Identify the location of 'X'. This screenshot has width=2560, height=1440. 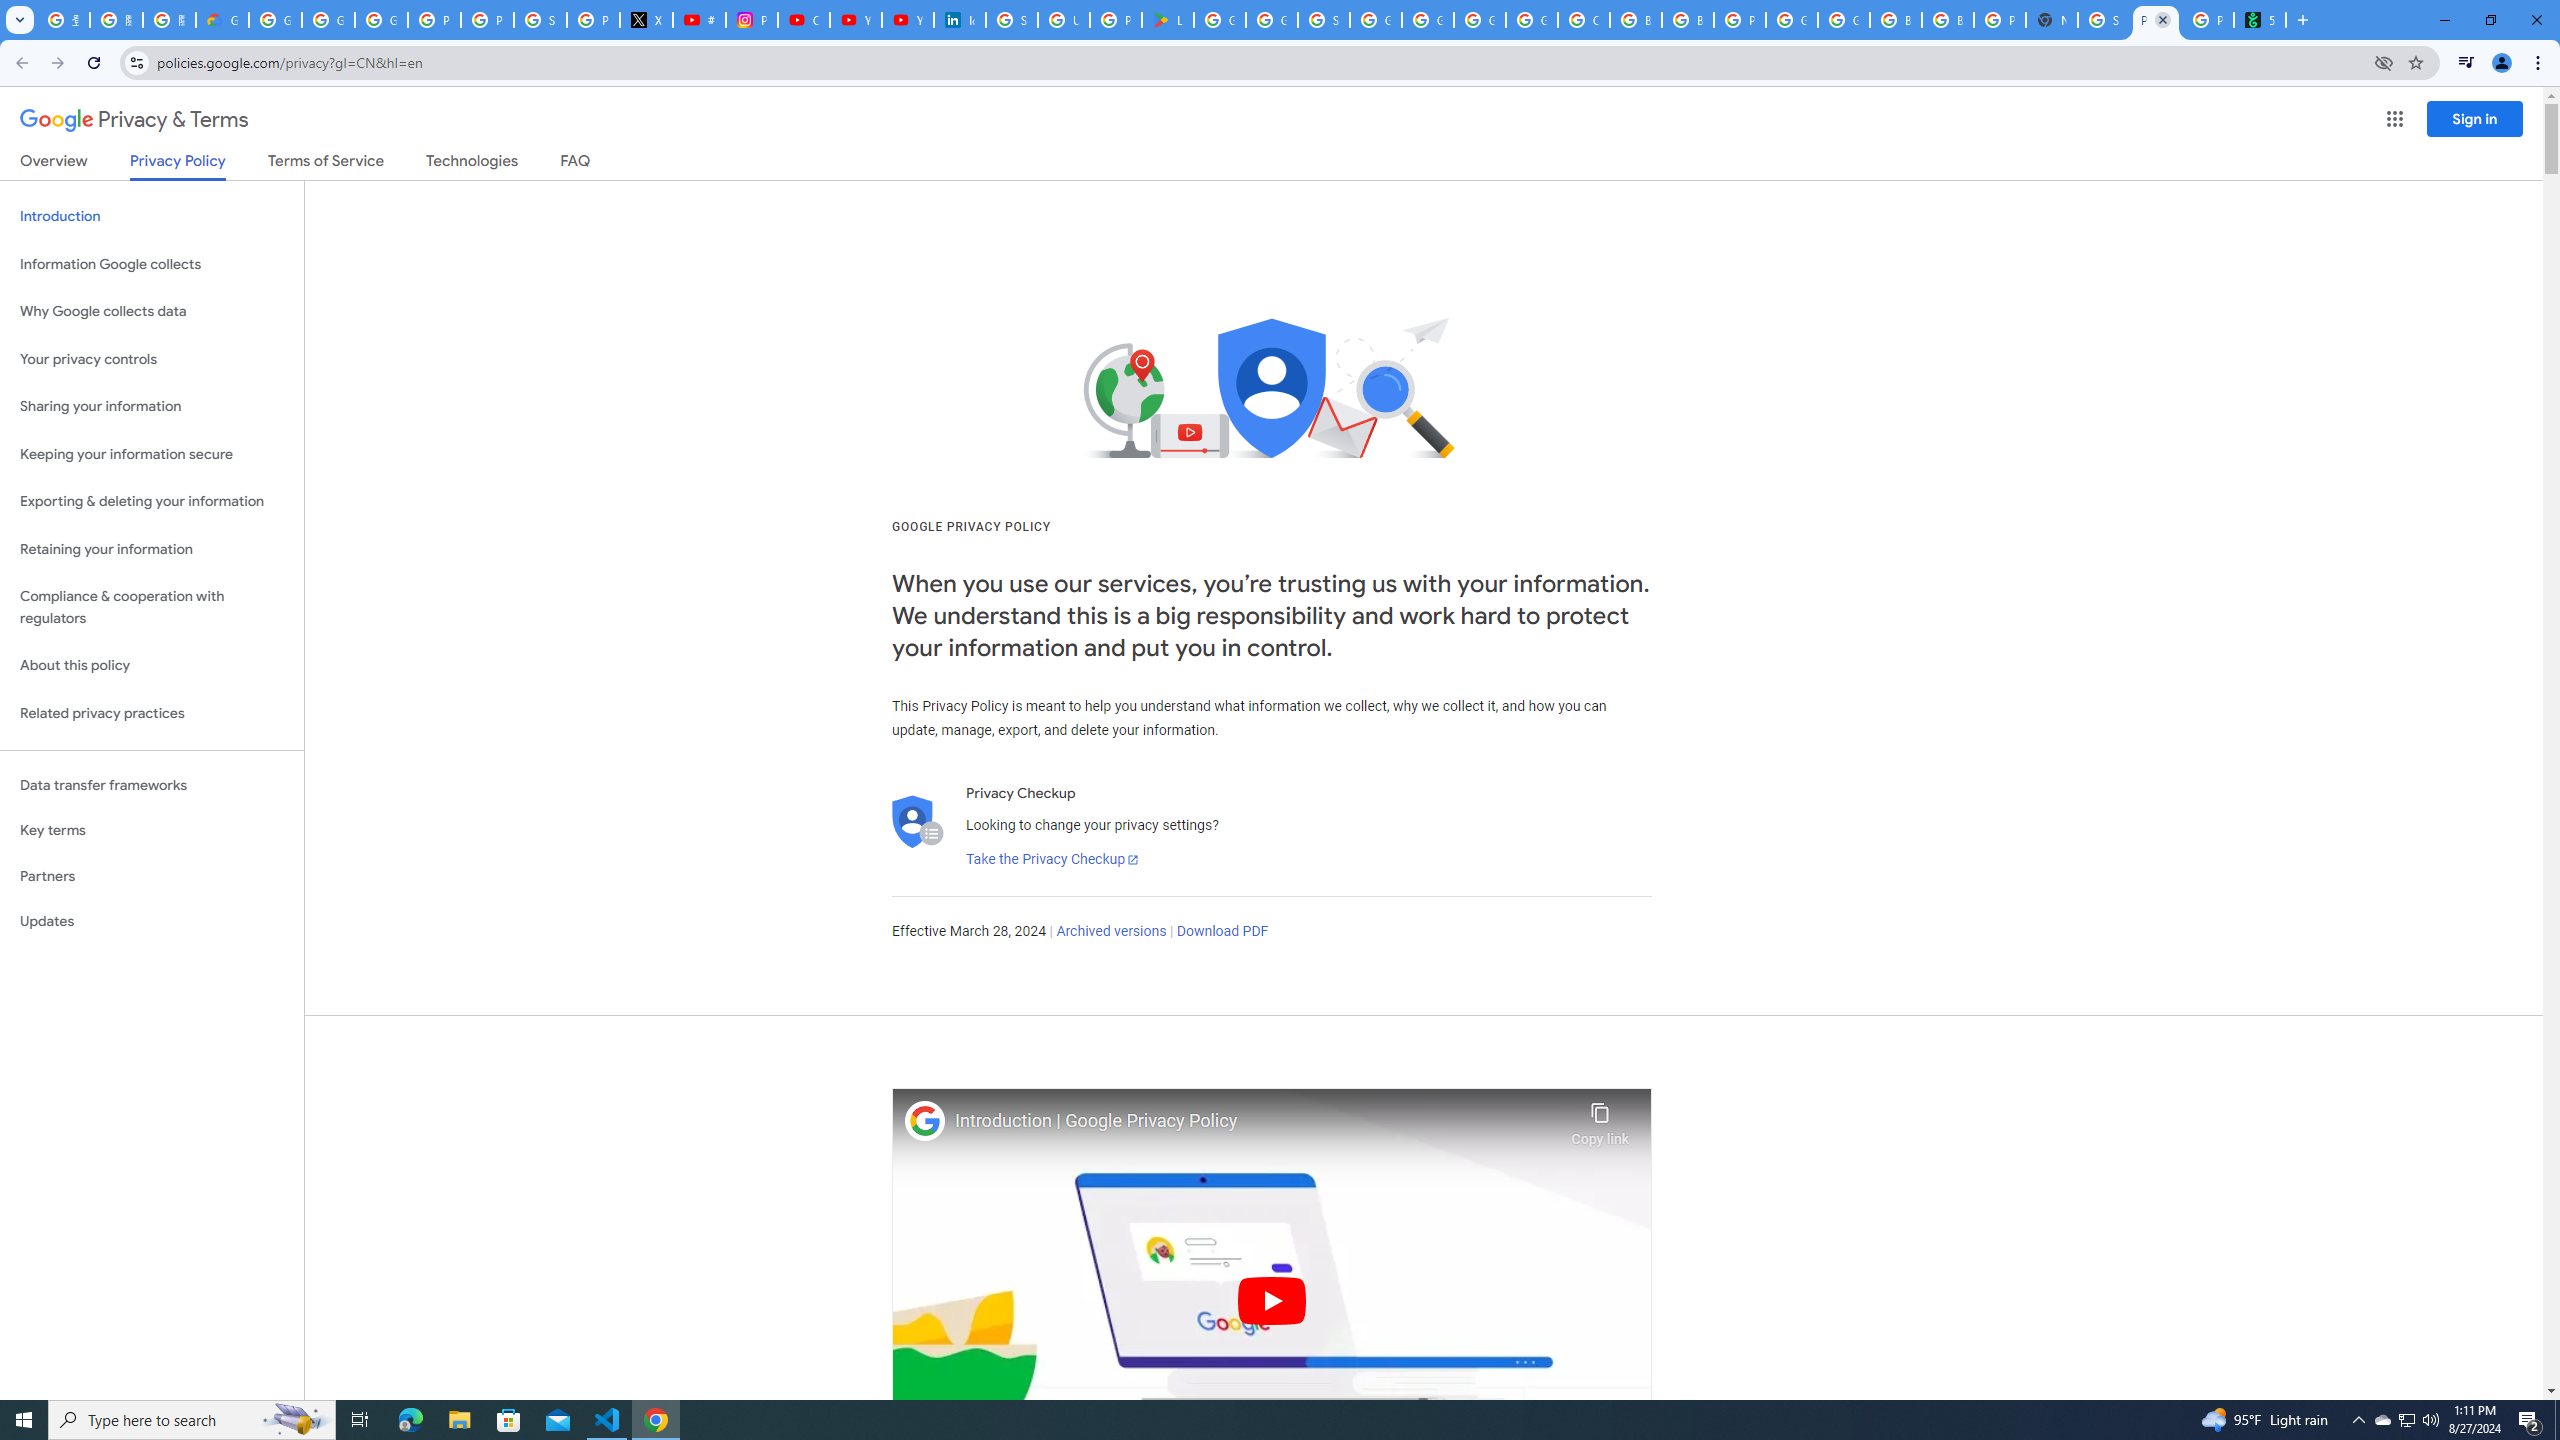
(645, 19).